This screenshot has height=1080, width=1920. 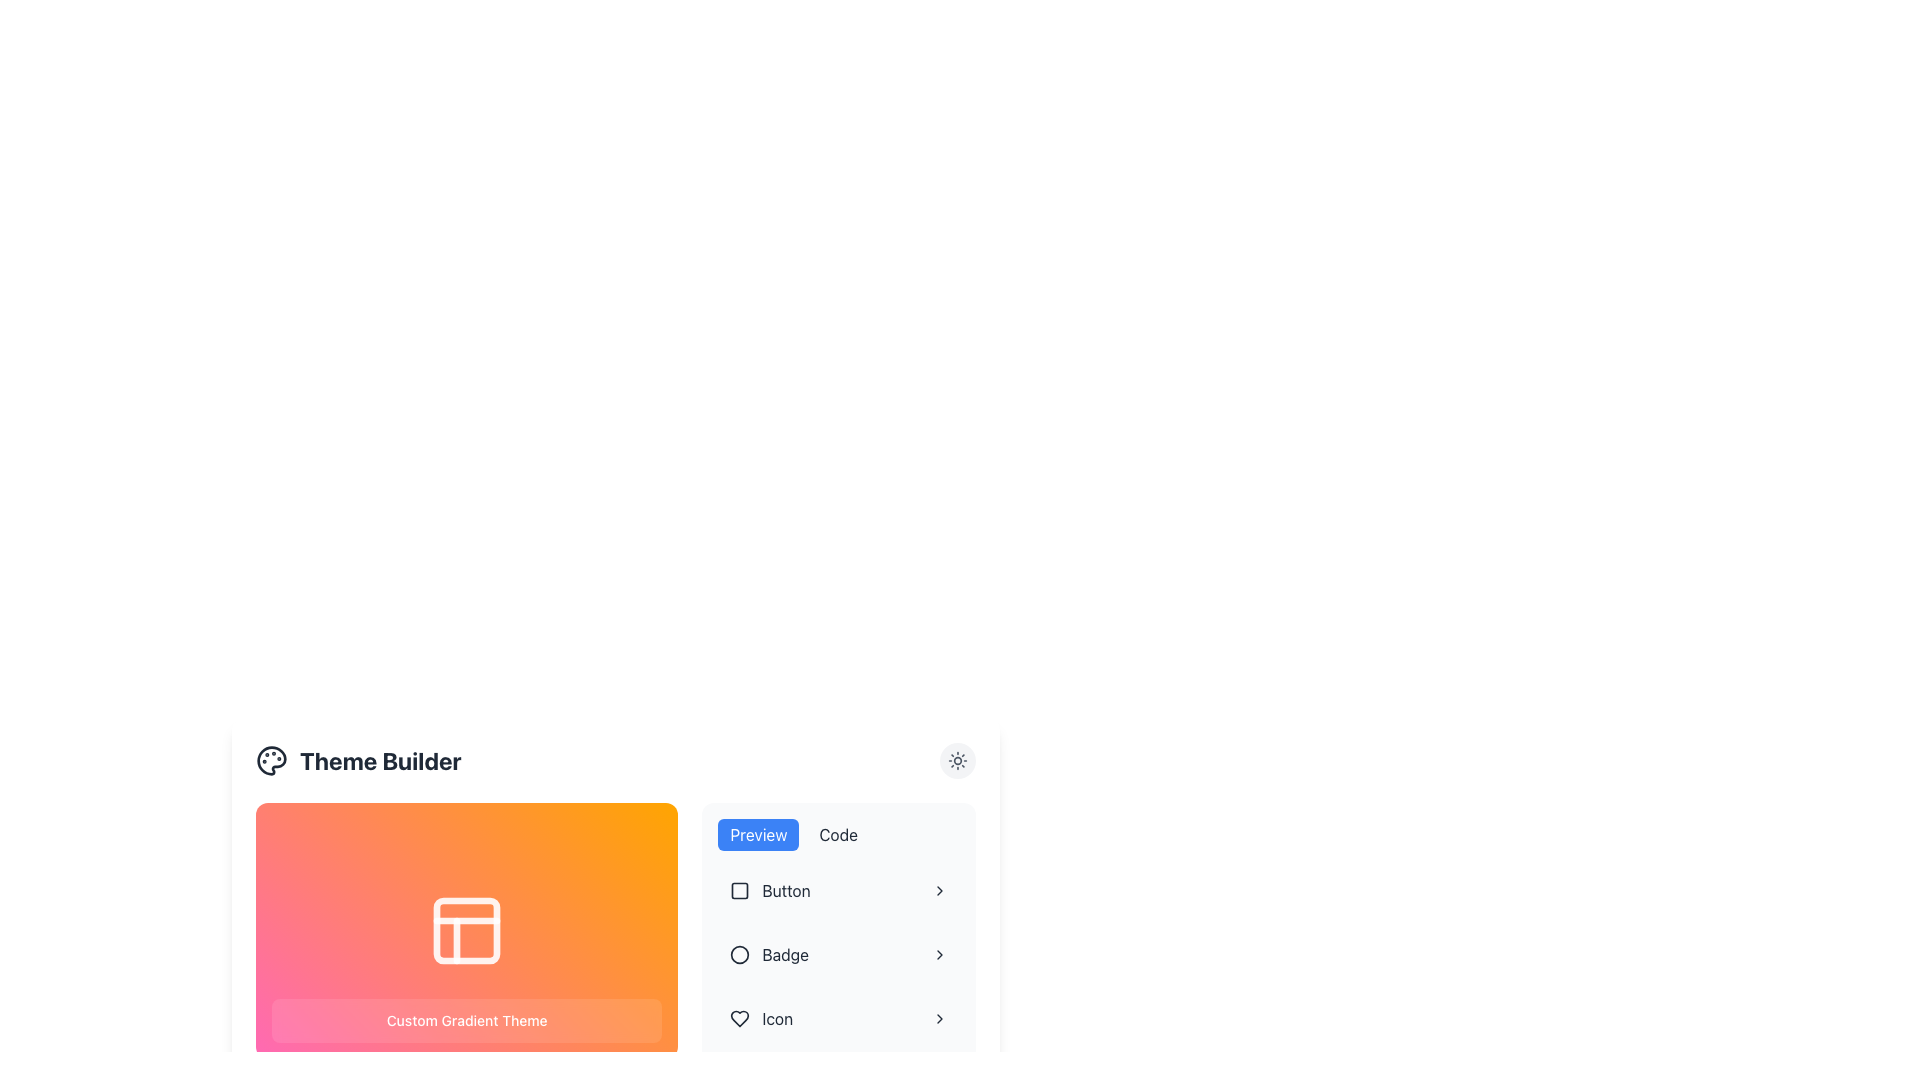 What do you see at coordinates (739, 1018) in the screenshot?
I see `the heart-shaped icon indicating a favorite or like feature, located in the bottom part of the right-hand panel beneath options such as 'Button' and 'Badge', which is the third item in a vertical list of icons` at bounding box center [739, 1018].